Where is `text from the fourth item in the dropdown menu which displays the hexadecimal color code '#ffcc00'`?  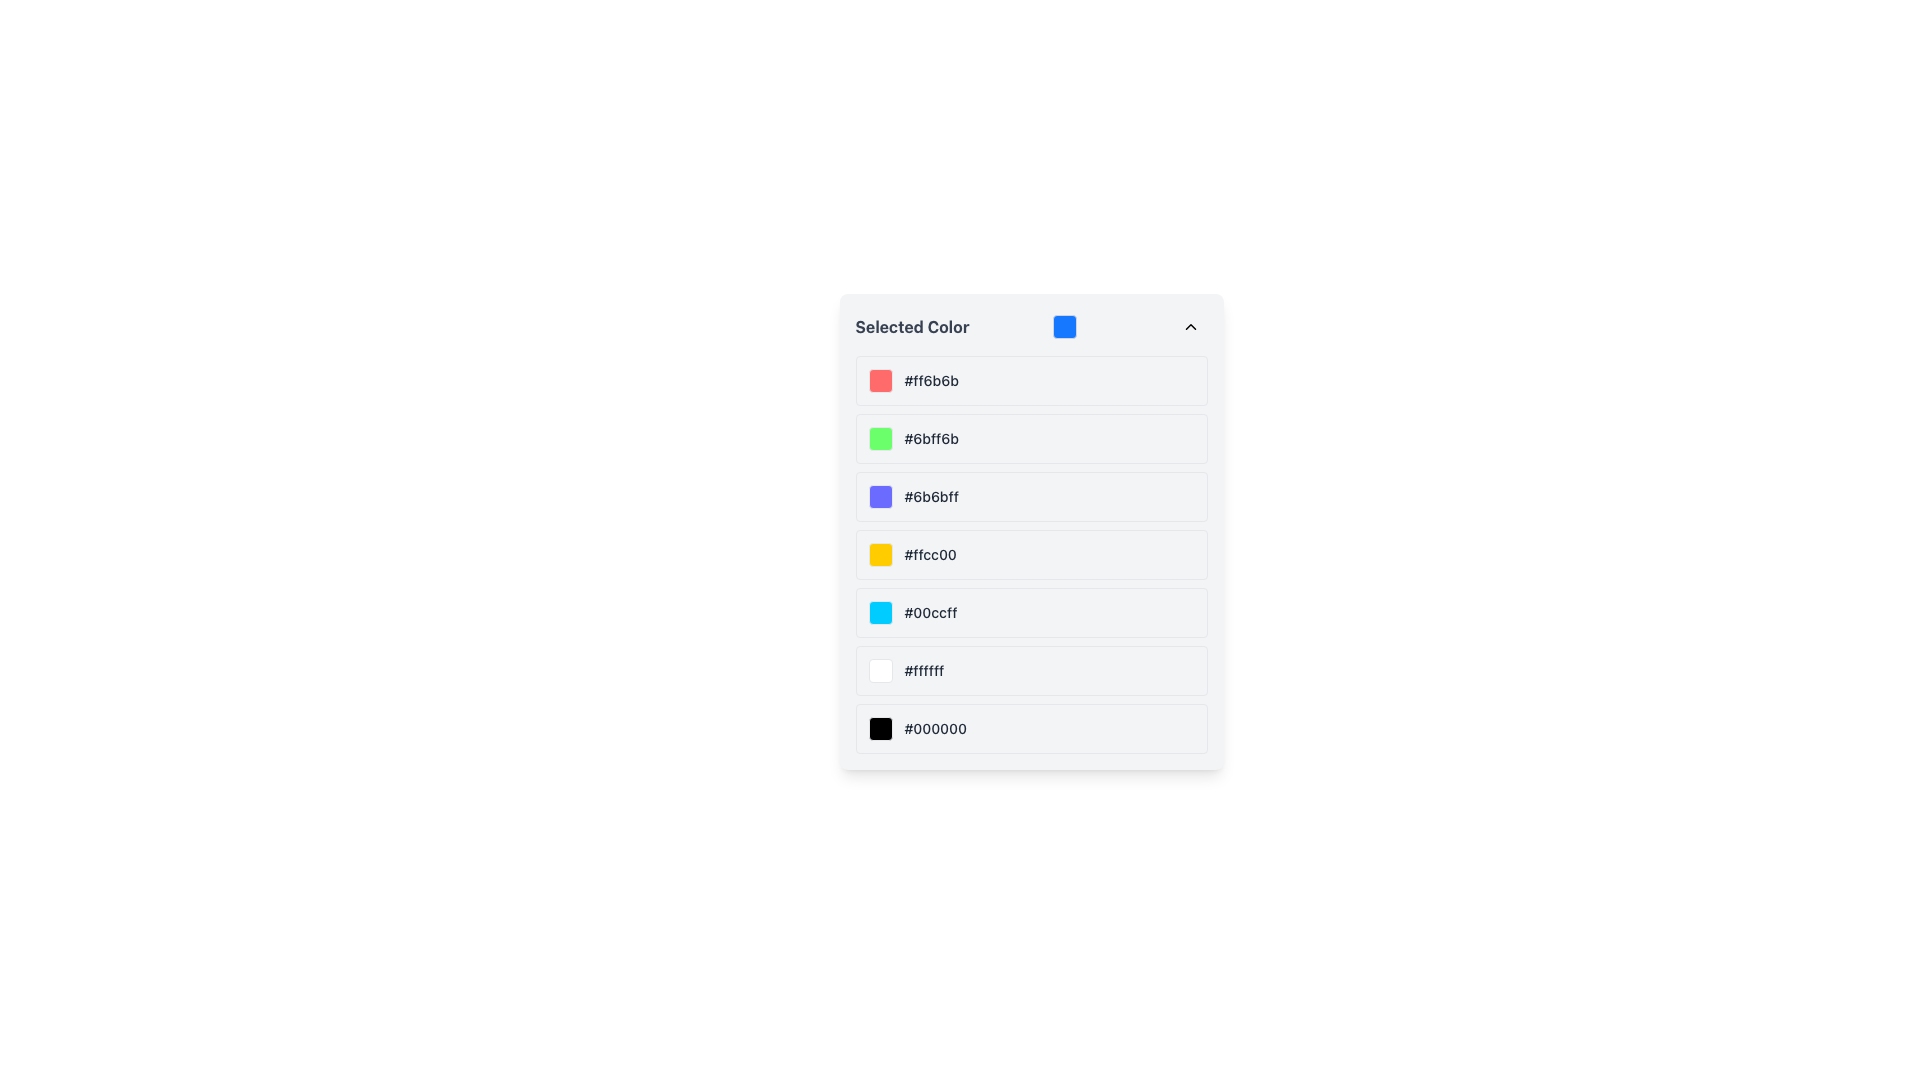
text from the fourth item in the dropdown menu which displays the hexadecimal color code '#ffcc00' is located at coordinates (929, 555).